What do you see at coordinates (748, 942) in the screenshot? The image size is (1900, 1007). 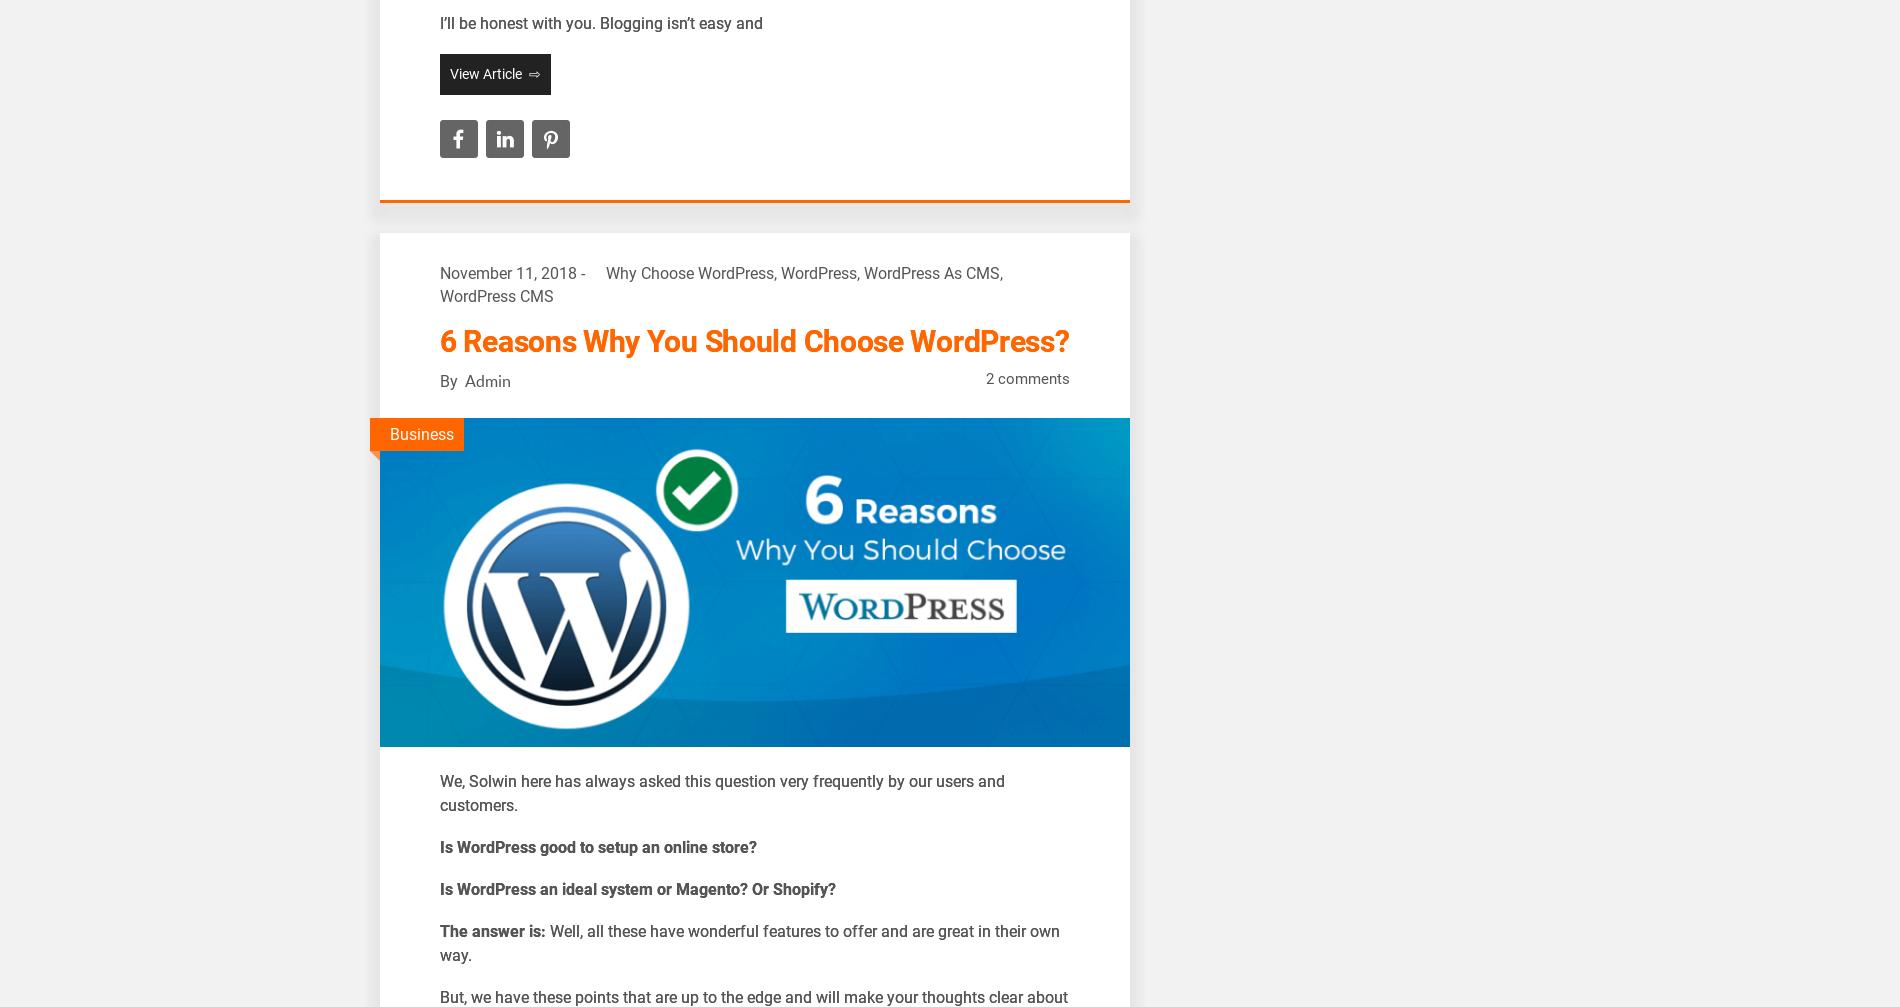 I see `'Well, all these have wonderful features to offer and are great in their own way.'` at bounding box center [748, 942].